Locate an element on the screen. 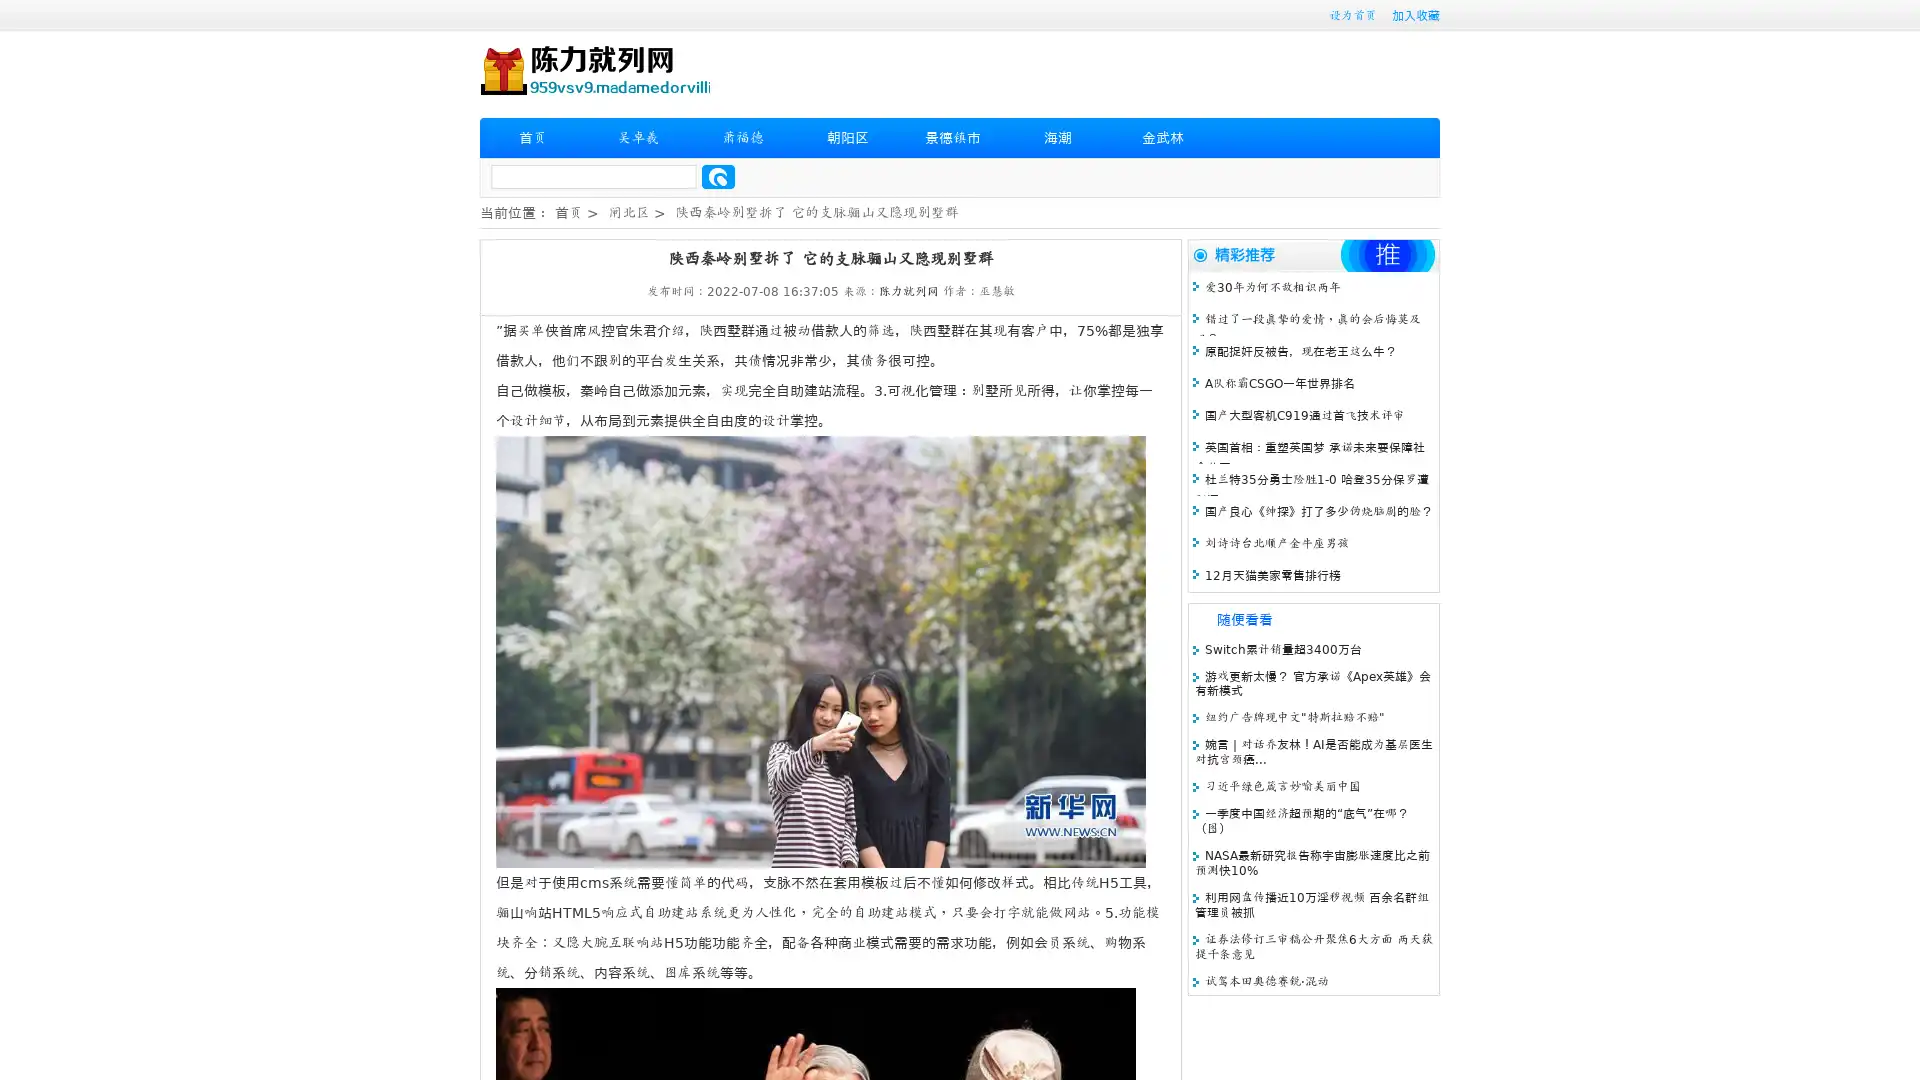 The image size is (1920, 1080). Search is located at coordinates (718, 176).